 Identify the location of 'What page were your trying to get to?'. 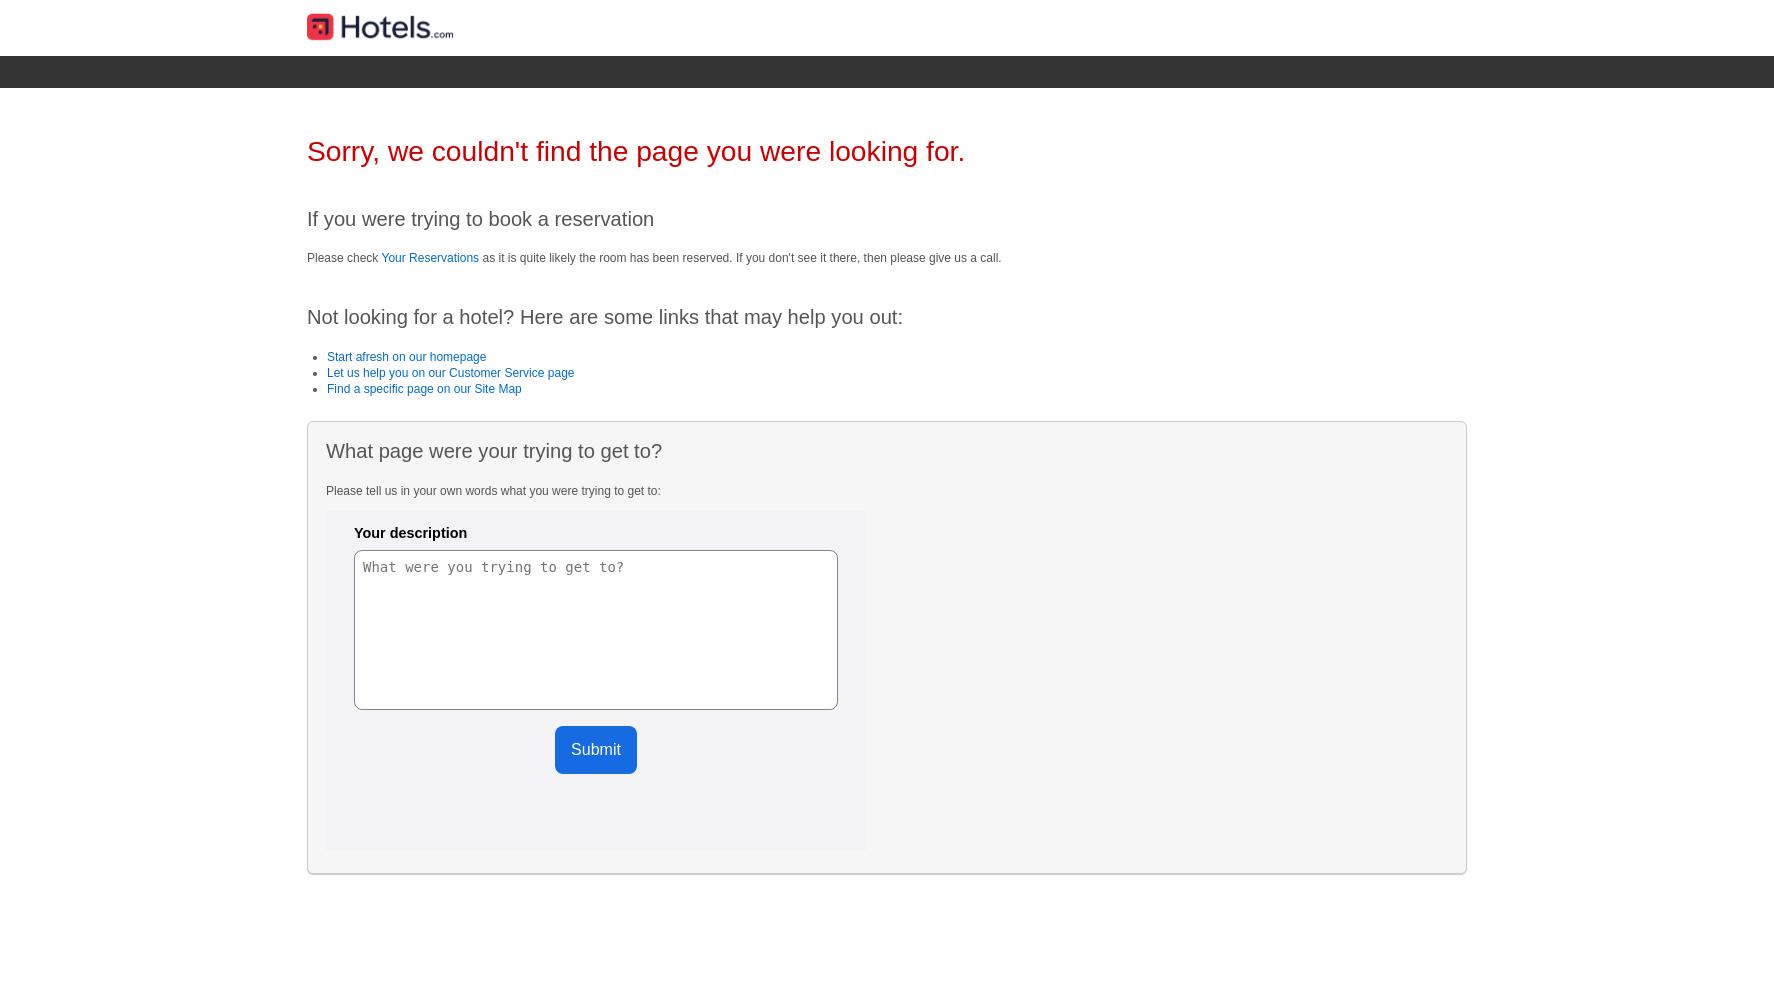
(326, 450).